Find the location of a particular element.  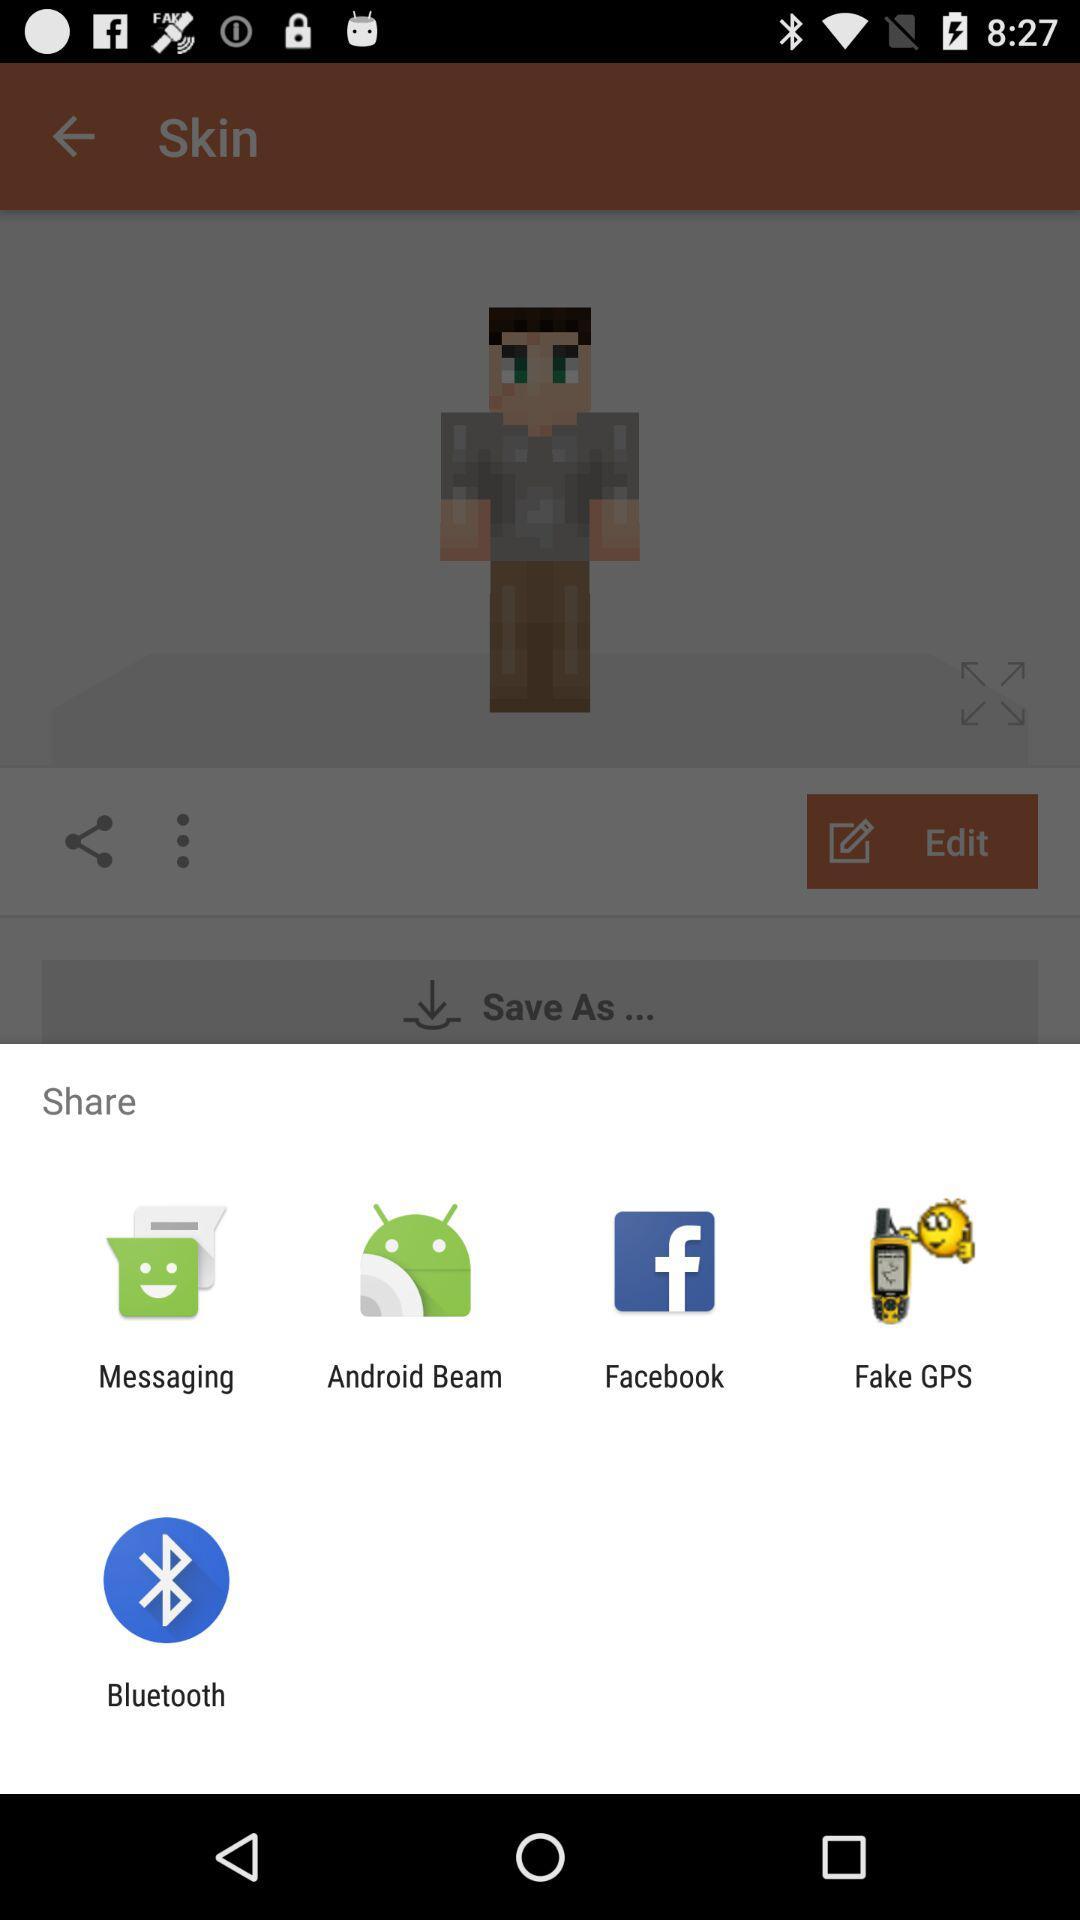

the item to the right of android beam icon is located at coordinates (664, 1392).